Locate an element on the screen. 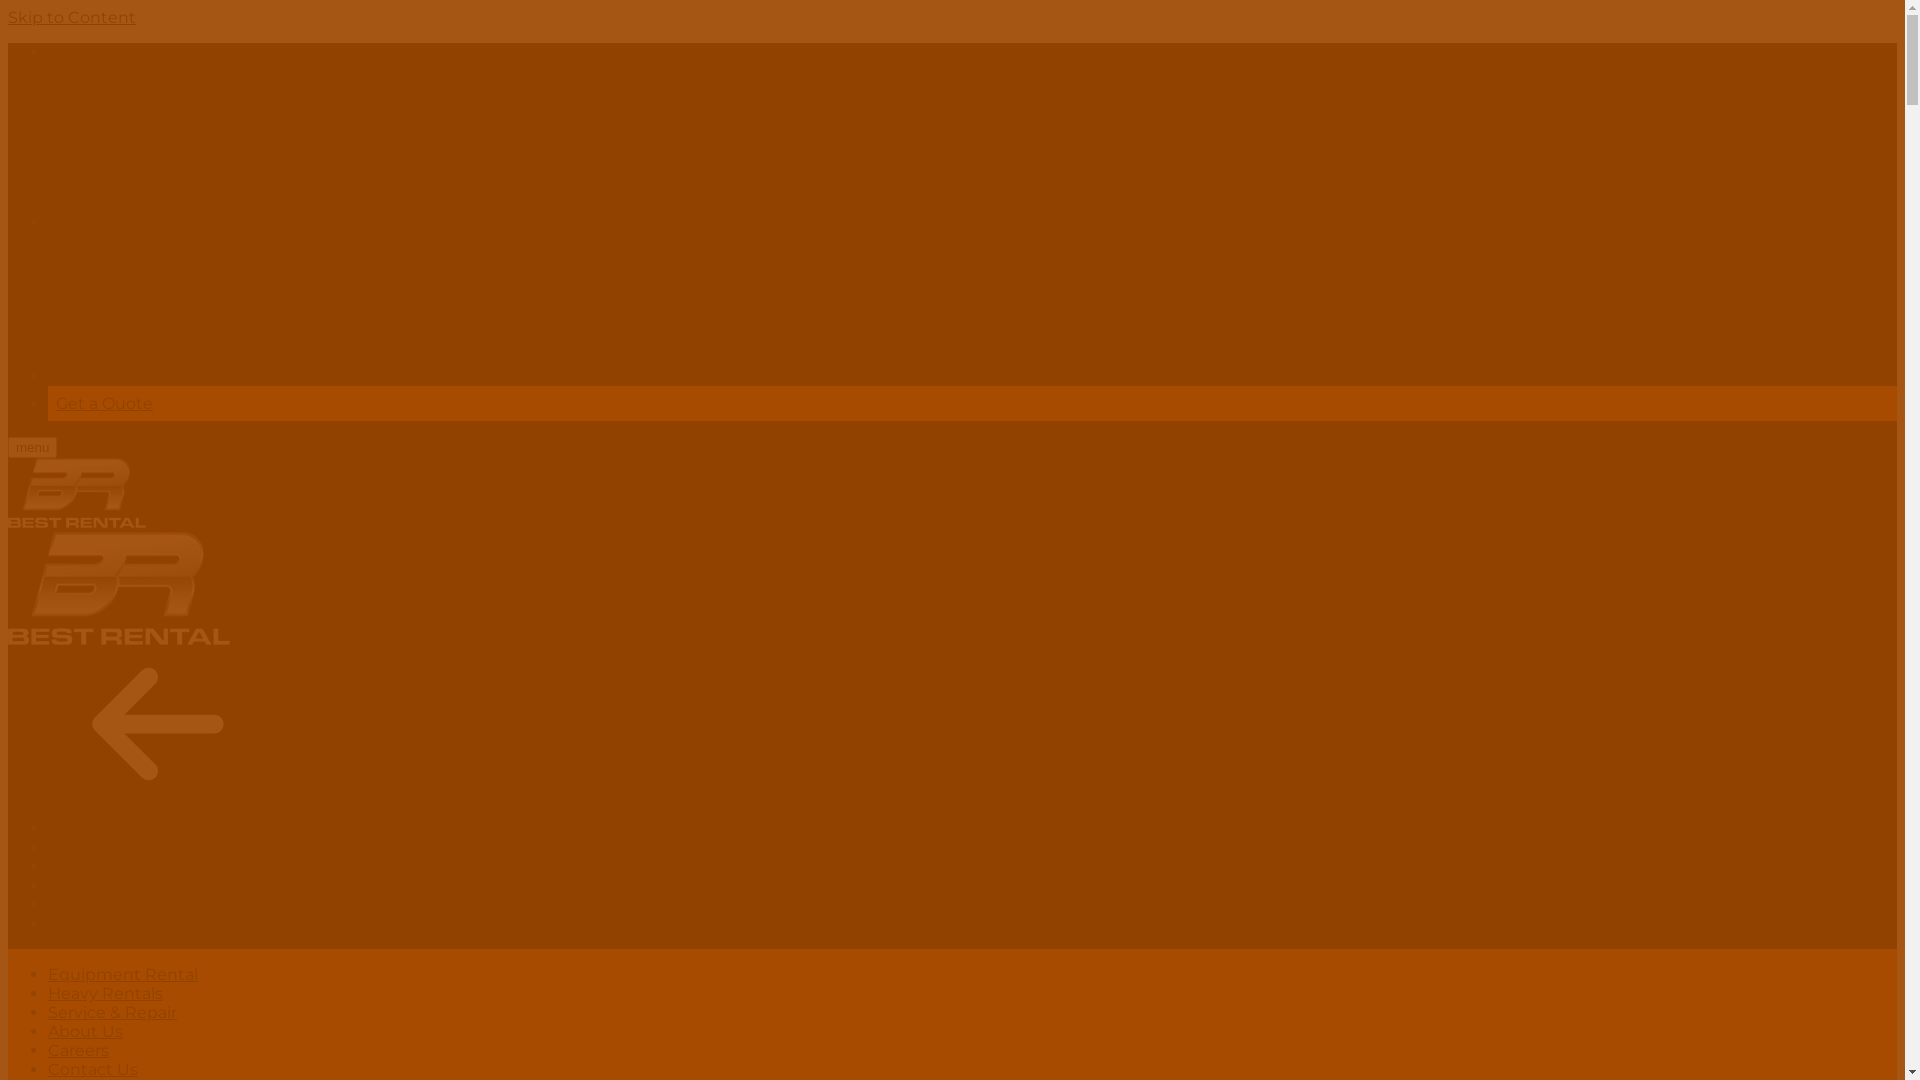 The image size is (1920, 1080). 'Careers' is located at coordinates (78, 1049).